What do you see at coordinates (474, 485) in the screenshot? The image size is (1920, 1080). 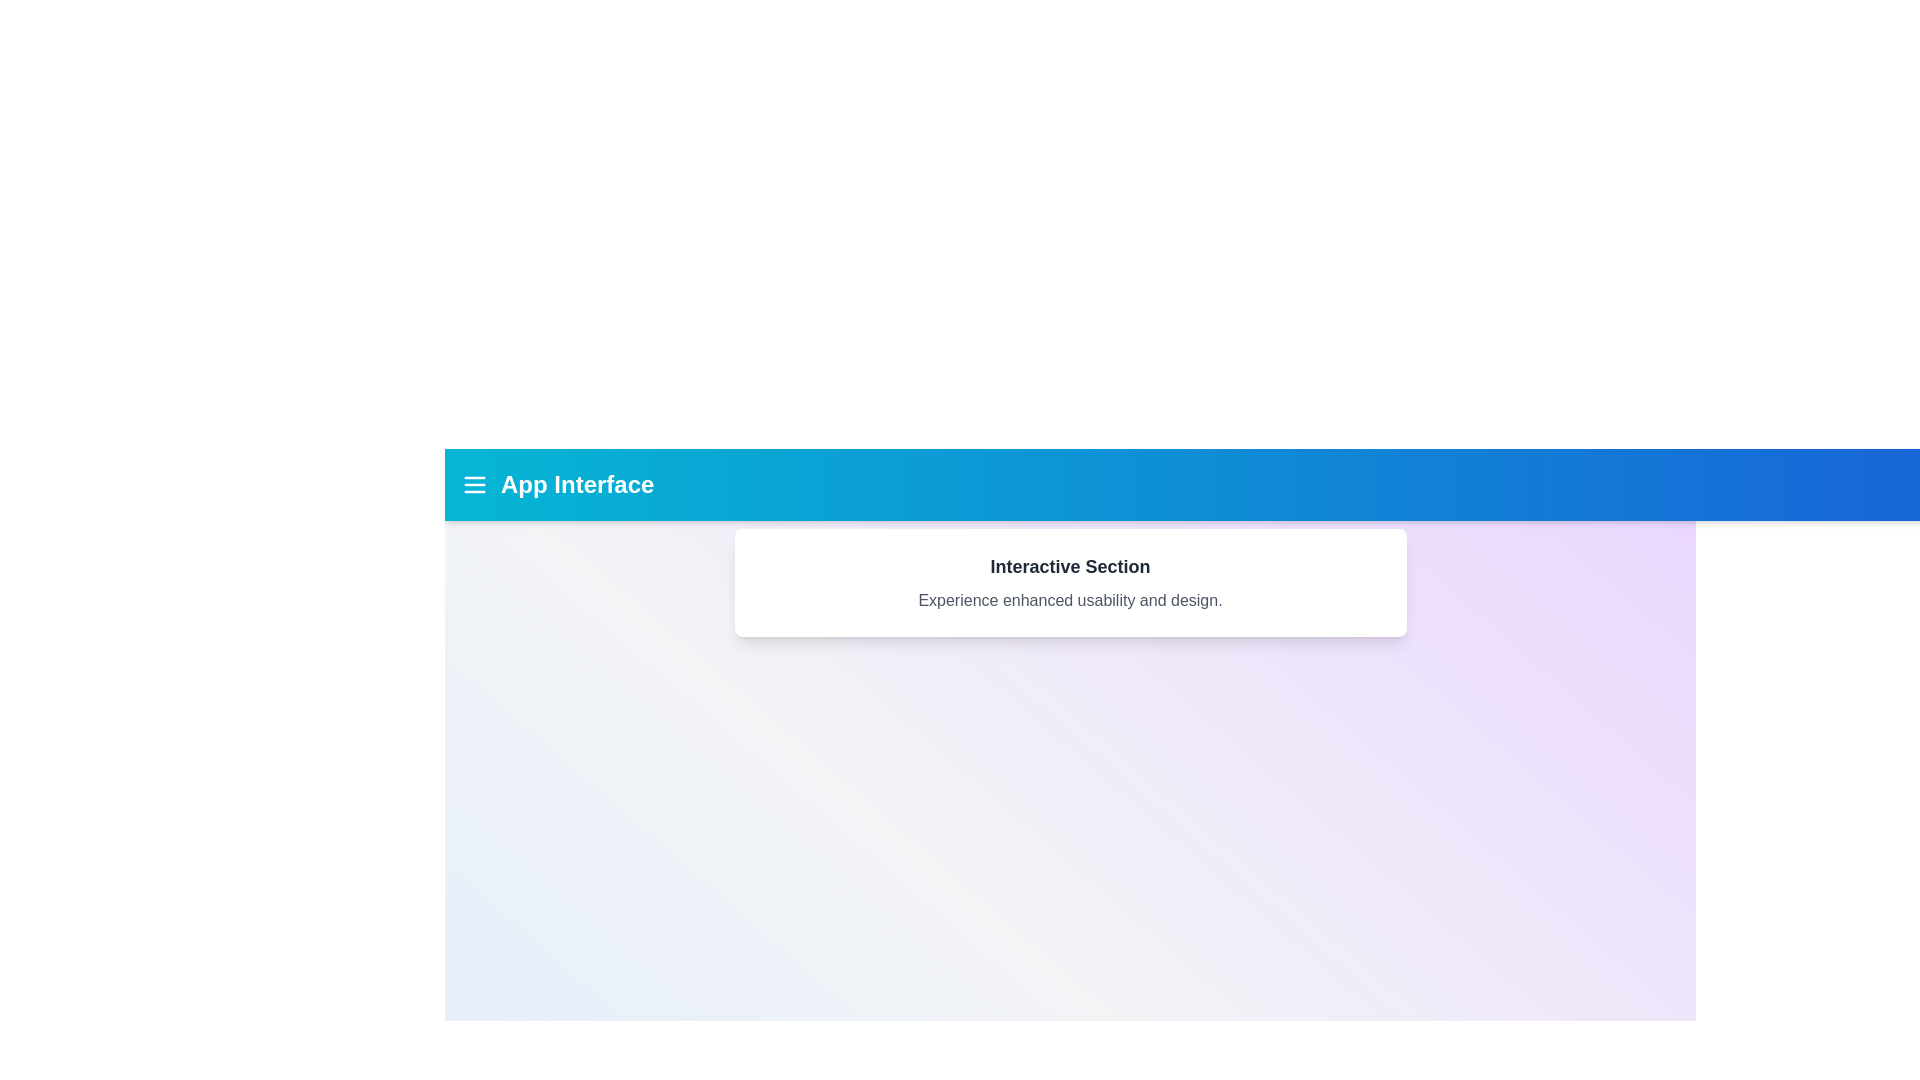 I see `the navigation menu icon to open the menu` at bounding box center [474, 485].